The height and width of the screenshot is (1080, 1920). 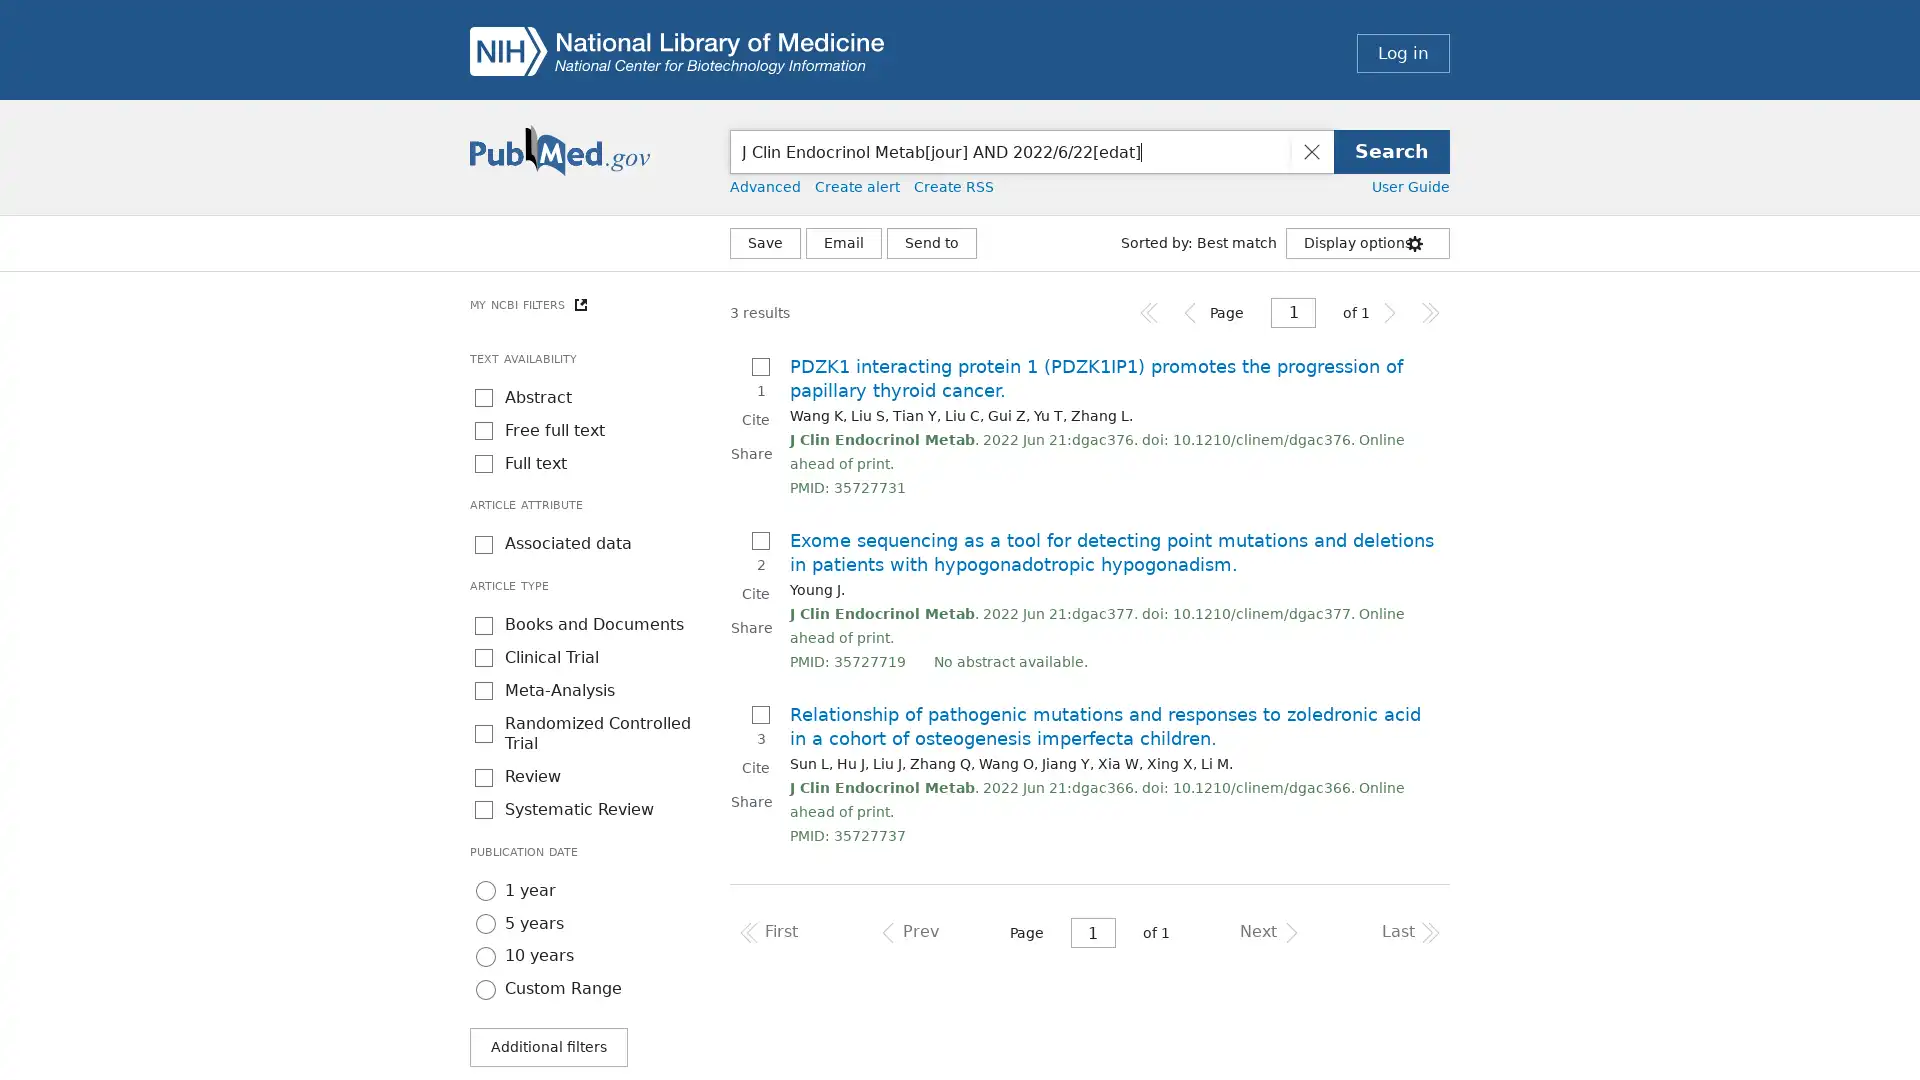 What do you see at coordinates (1391, 150) in the screenshot?
I see `Search` at bounding box center [1391, 150].